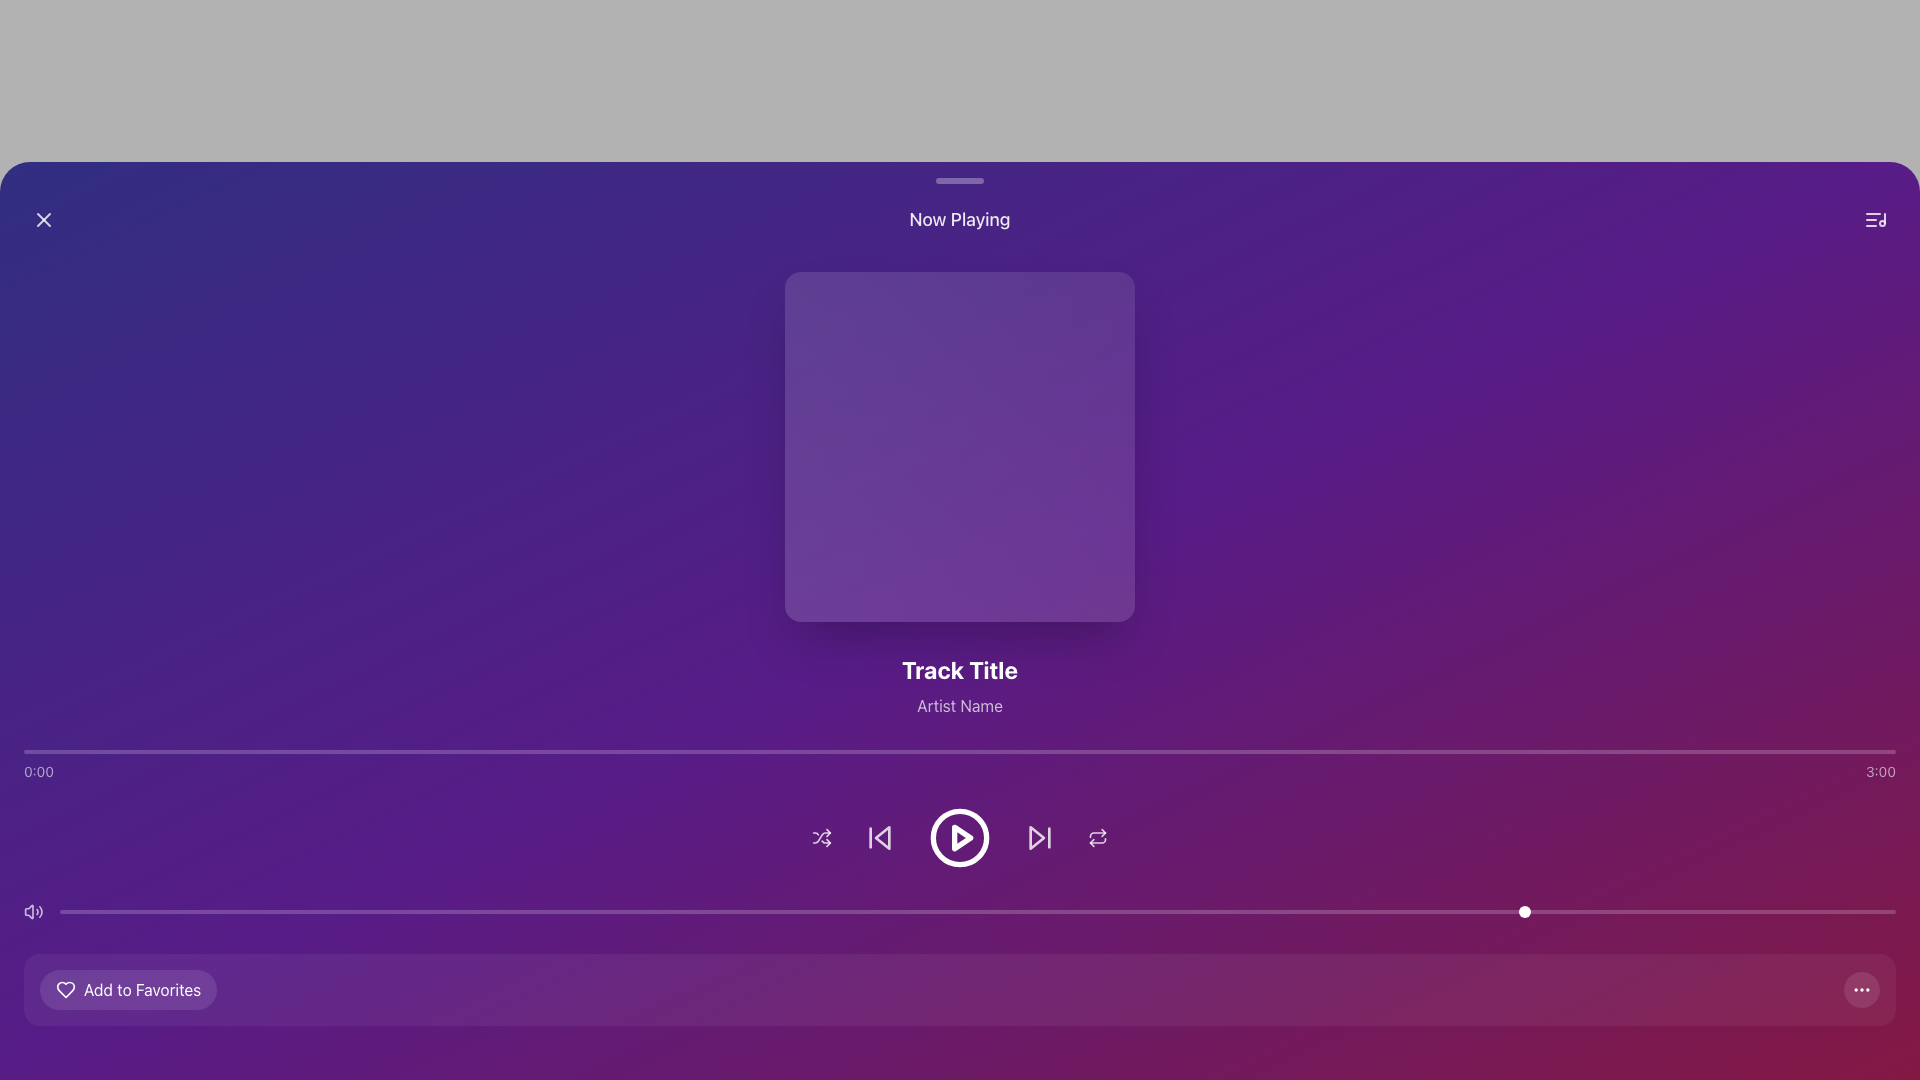 The height and width of the screenshot is (1080, 1920). I want to click on the slider value, so click(1822, 911).